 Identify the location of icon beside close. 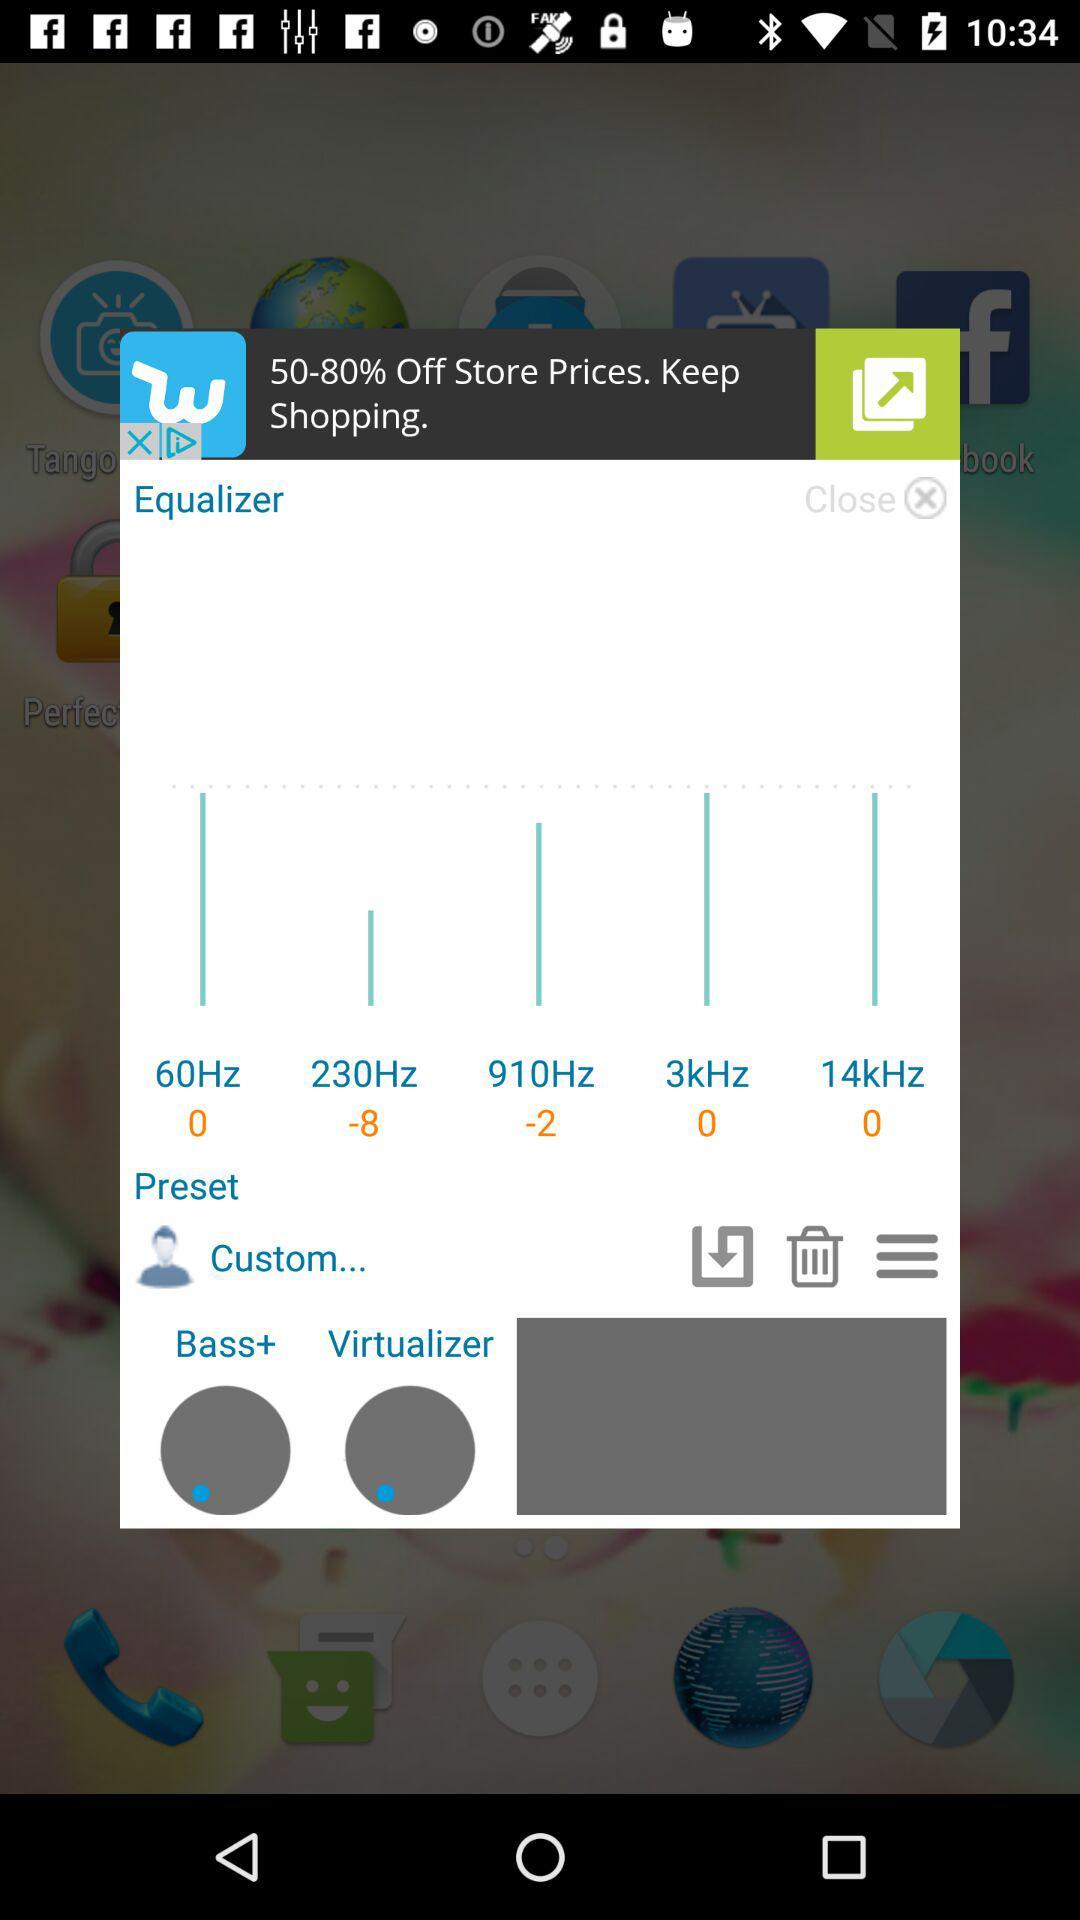
(925, 498).